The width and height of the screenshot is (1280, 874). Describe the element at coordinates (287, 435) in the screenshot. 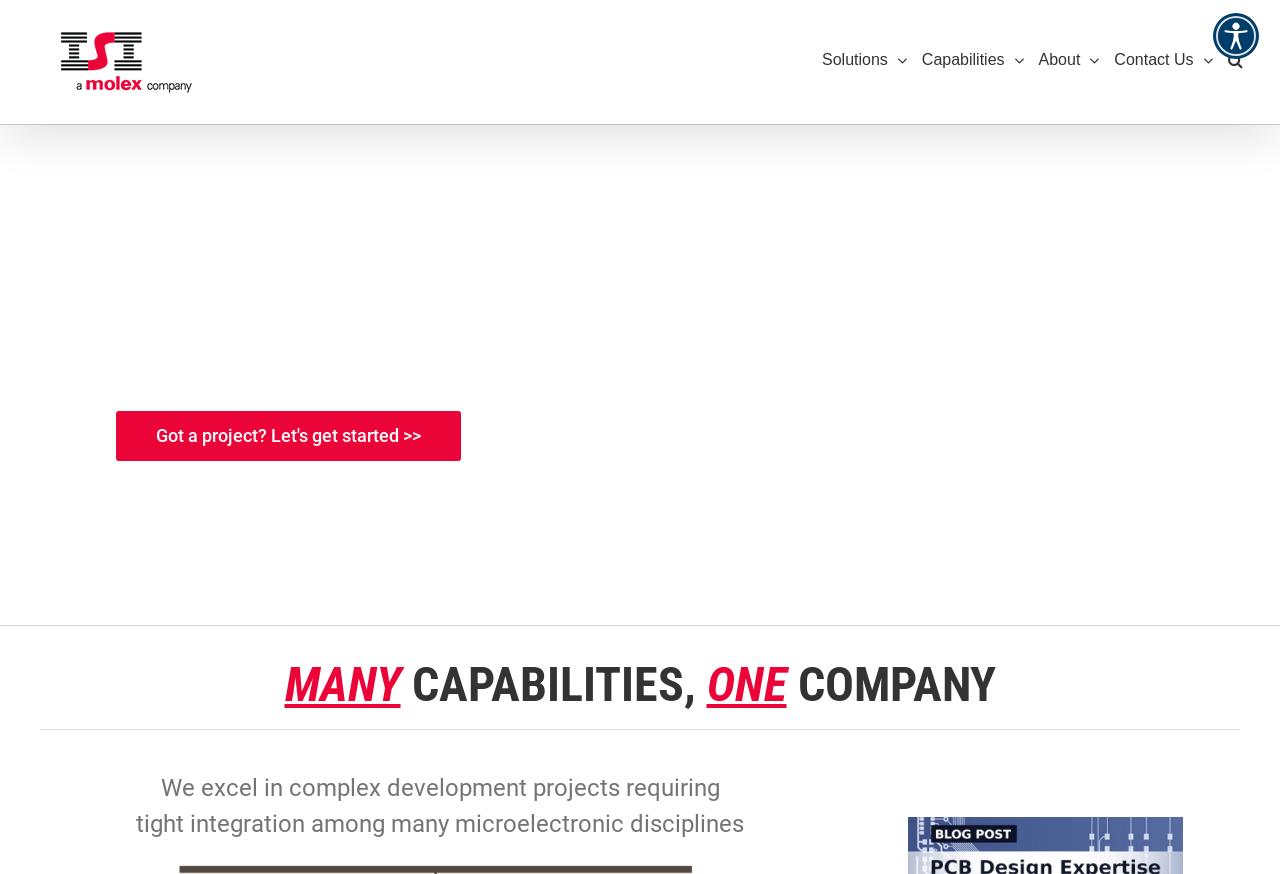

I see `'Got a project? Let's get started >>'` at that location.